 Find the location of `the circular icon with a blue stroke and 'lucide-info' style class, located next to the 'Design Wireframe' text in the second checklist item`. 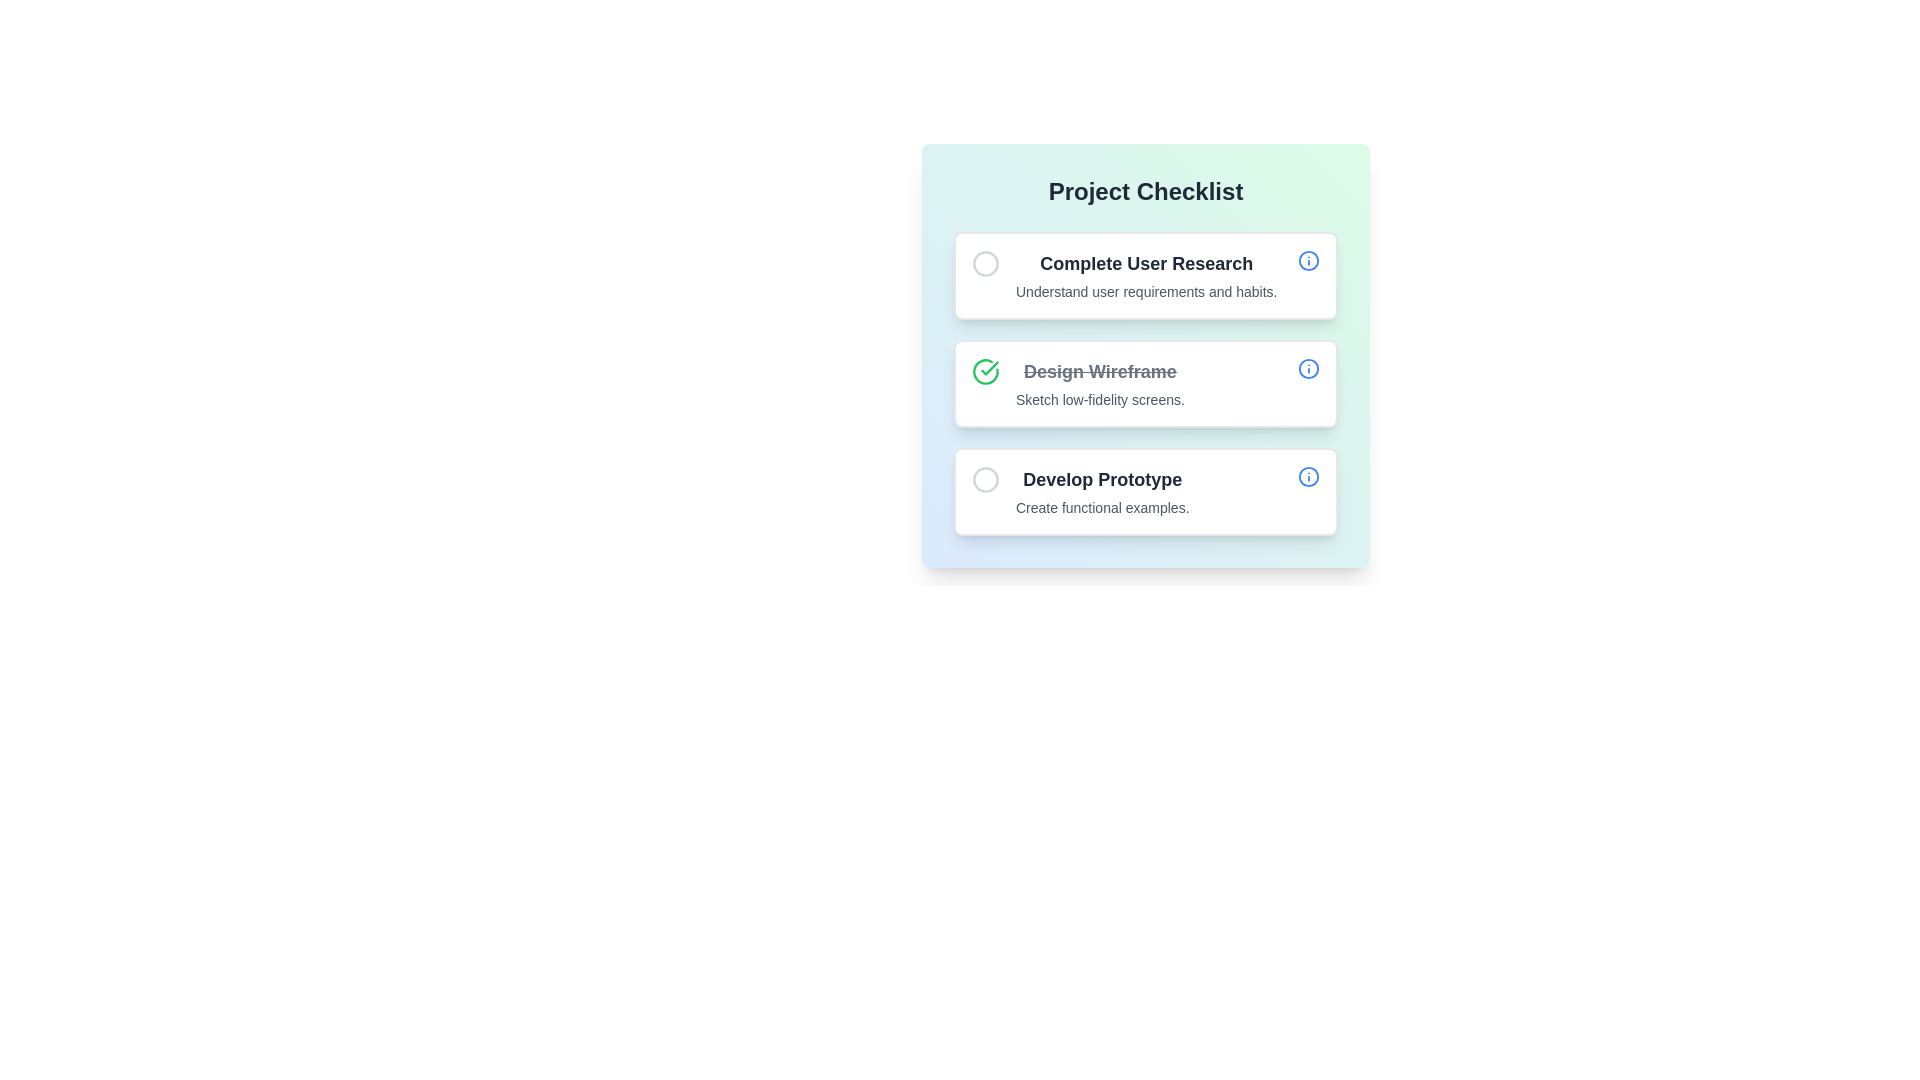

the circular icon with a blue stroke and 'lucide-info' style class, located next to the 'Design Wireframe' text in the second checklist item is located at coordinates (1309, 369).